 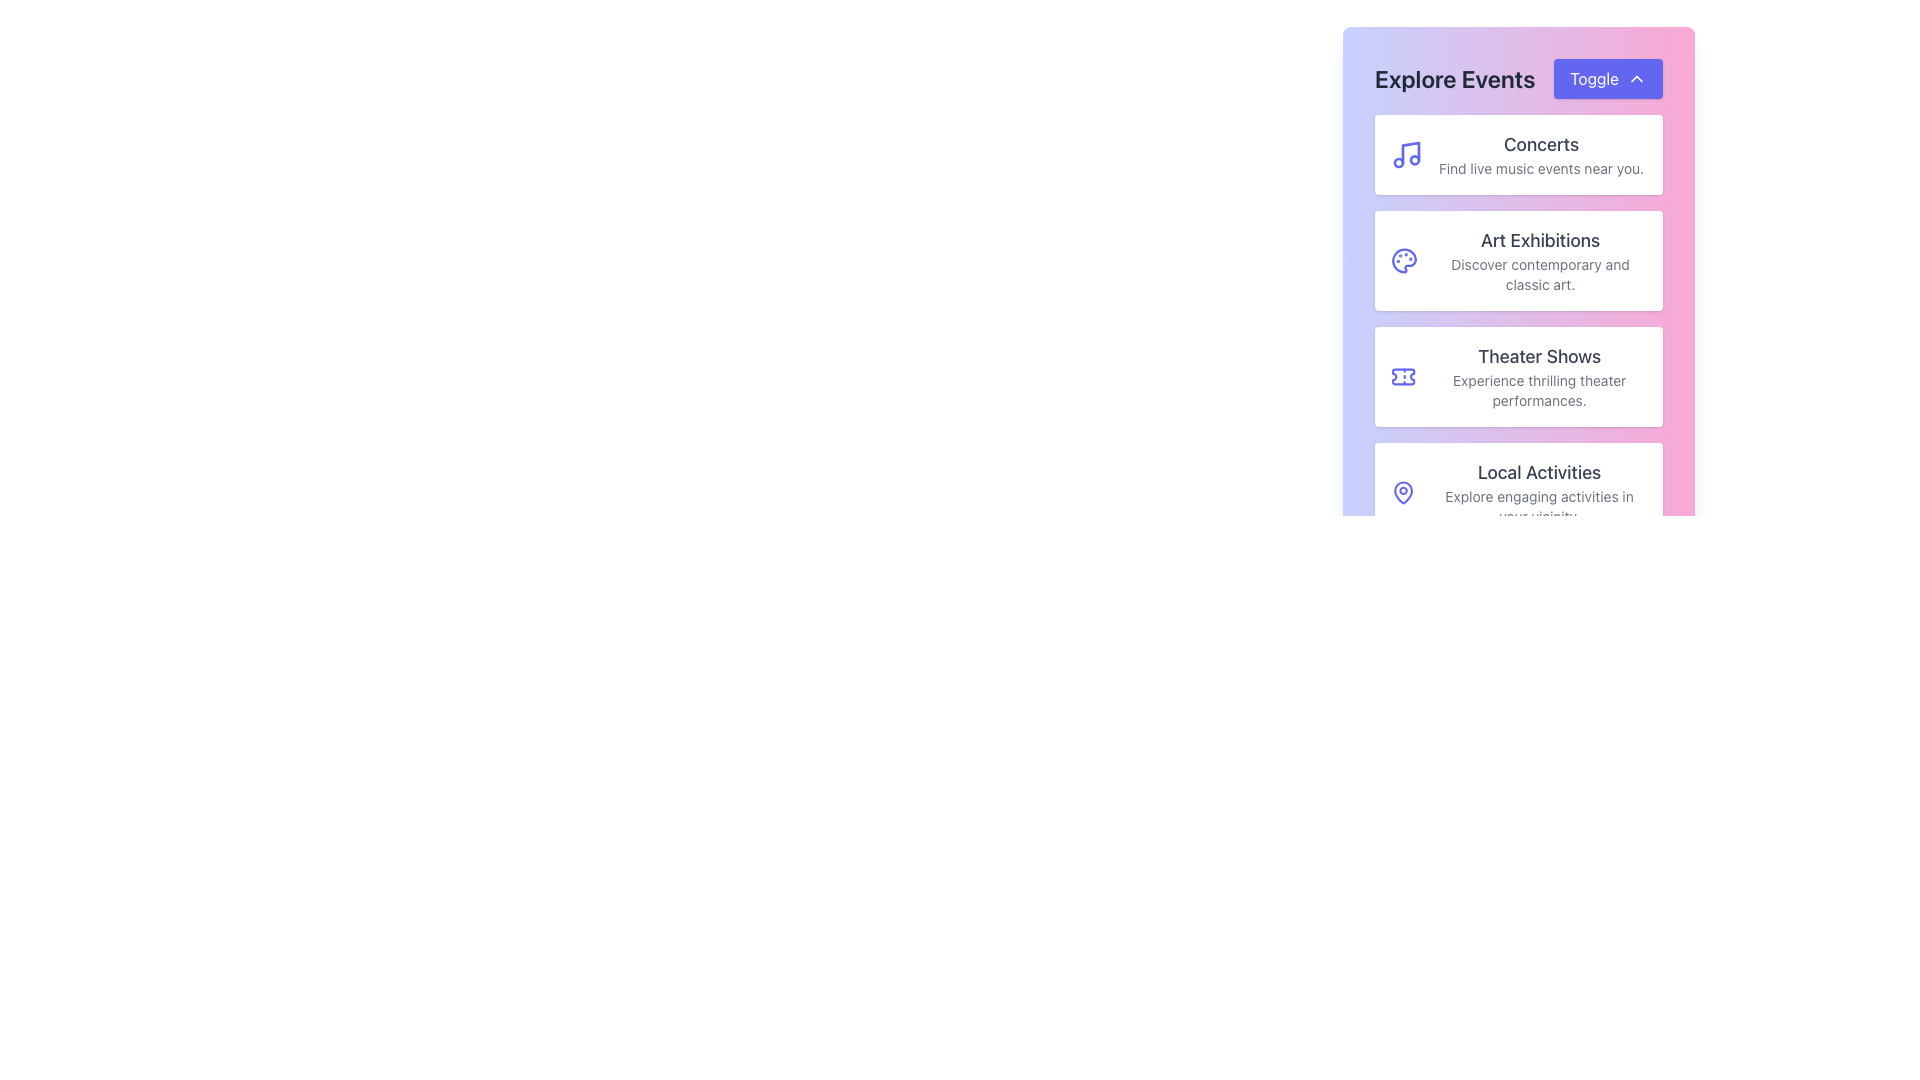 What do you see at coordinates (1538, 377) in the screenshot?
I see `the 'Theater Shows' text label` at bounding box center [1538, 377].